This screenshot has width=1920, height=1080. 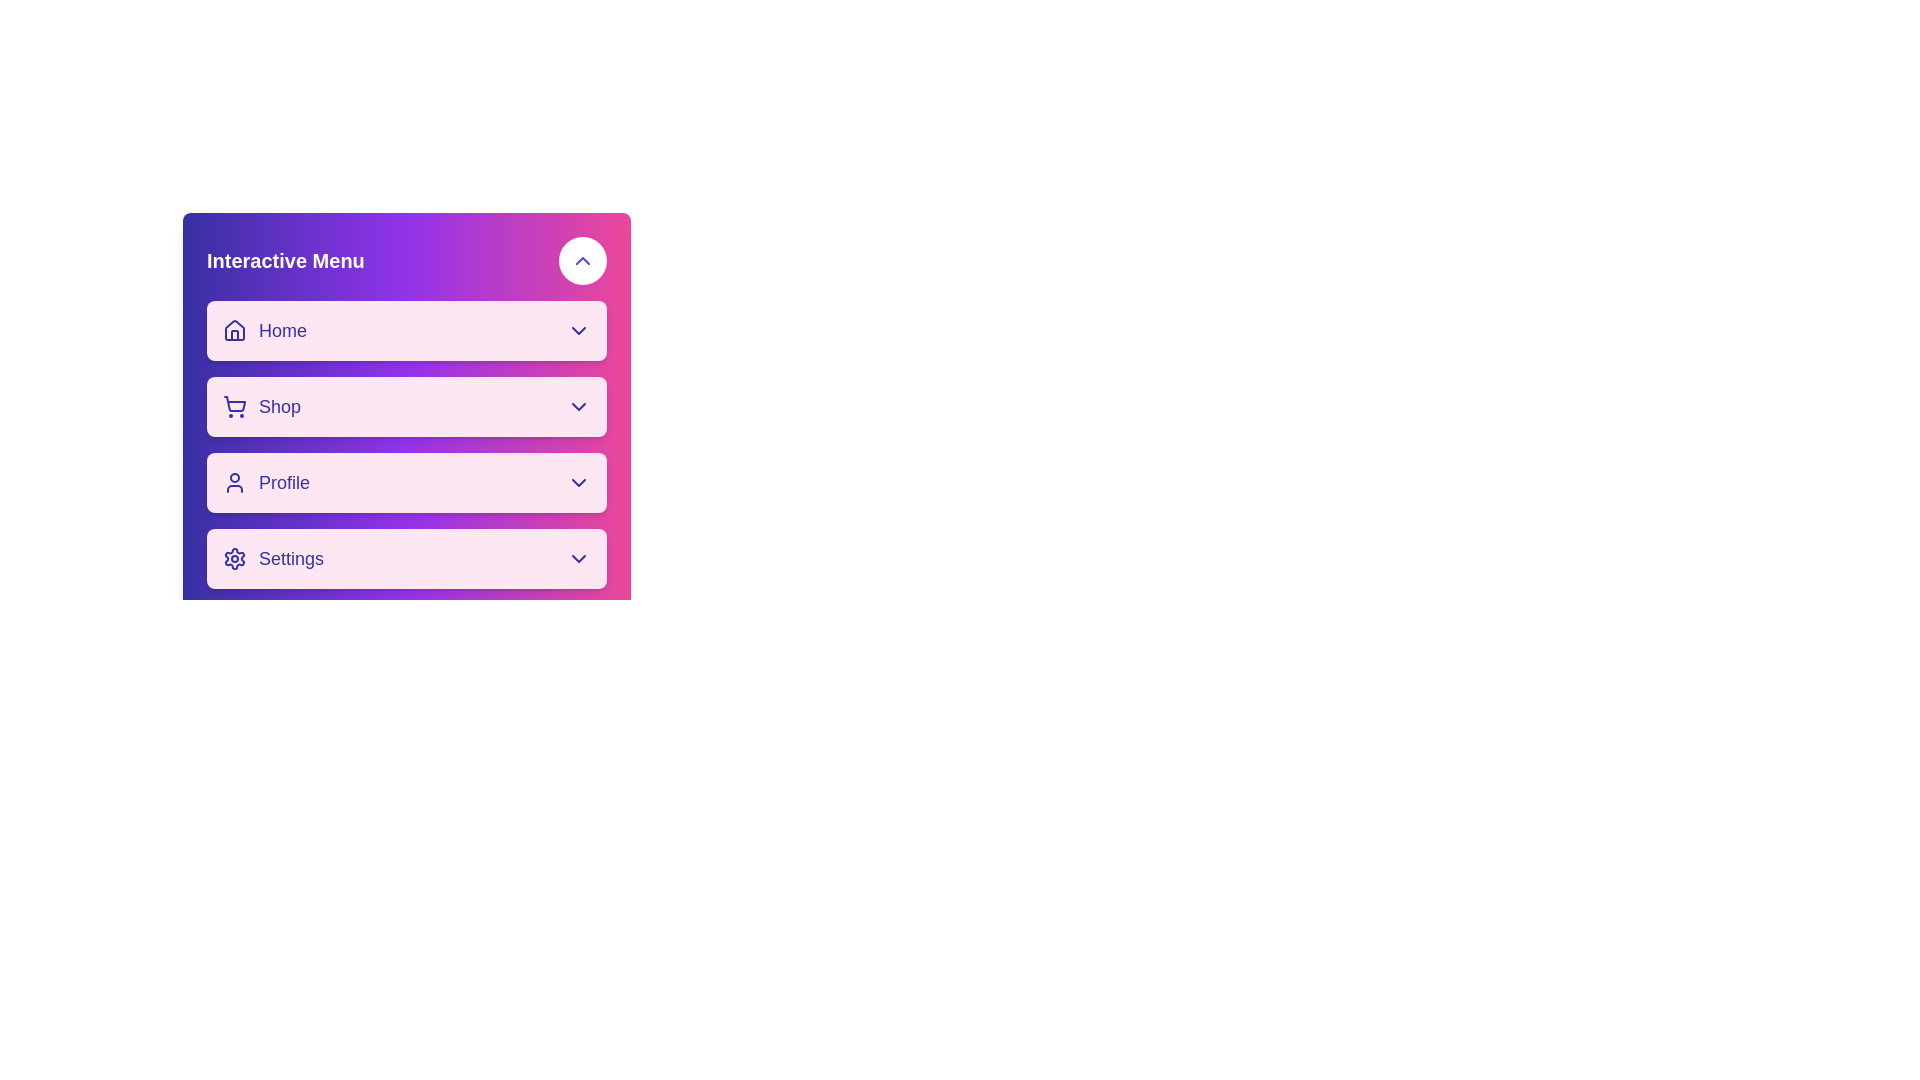 What do you see at coordinates (406, 330) in the screenshot?
I see `the first clickable menu item labeled 'Home' in the Interactive Menu` at bounding box center [406, 330].